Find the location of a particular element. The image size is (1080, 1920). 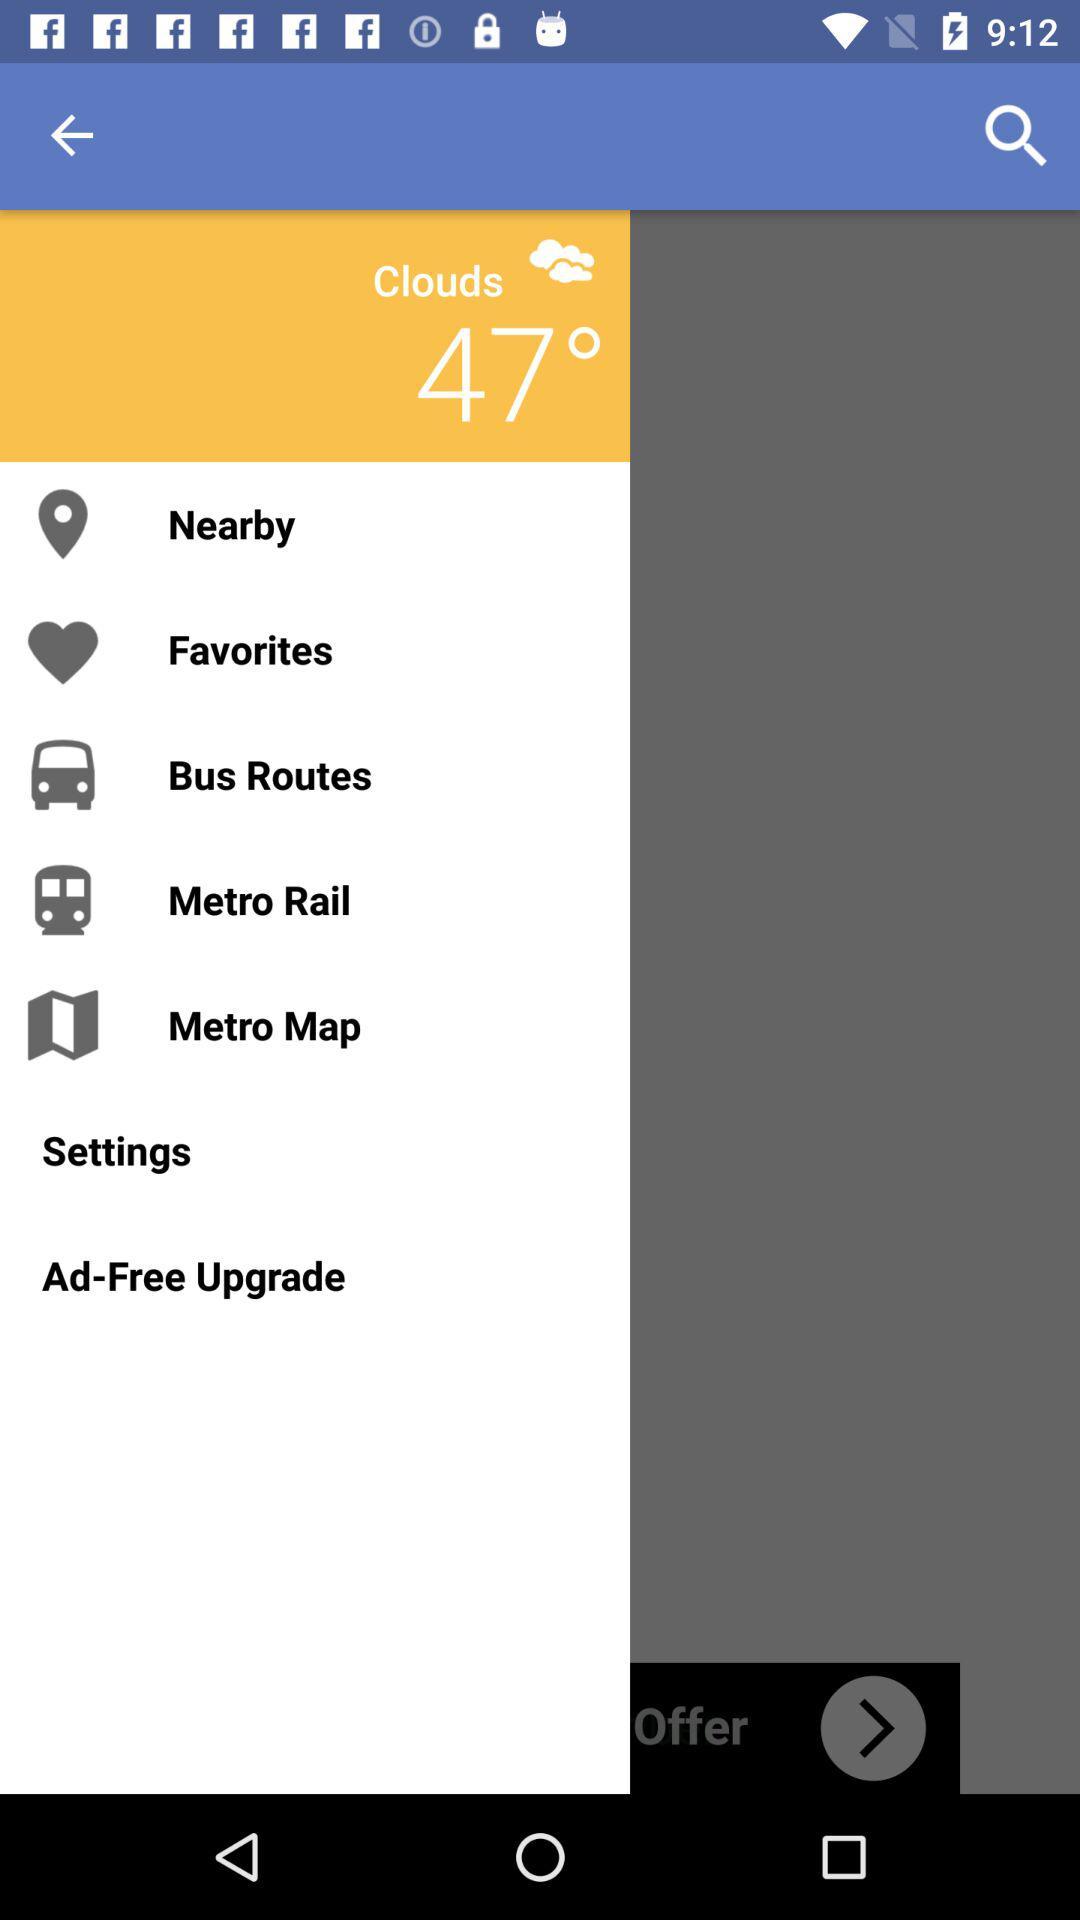

item above the nearby is located at coordinates (437, 278).